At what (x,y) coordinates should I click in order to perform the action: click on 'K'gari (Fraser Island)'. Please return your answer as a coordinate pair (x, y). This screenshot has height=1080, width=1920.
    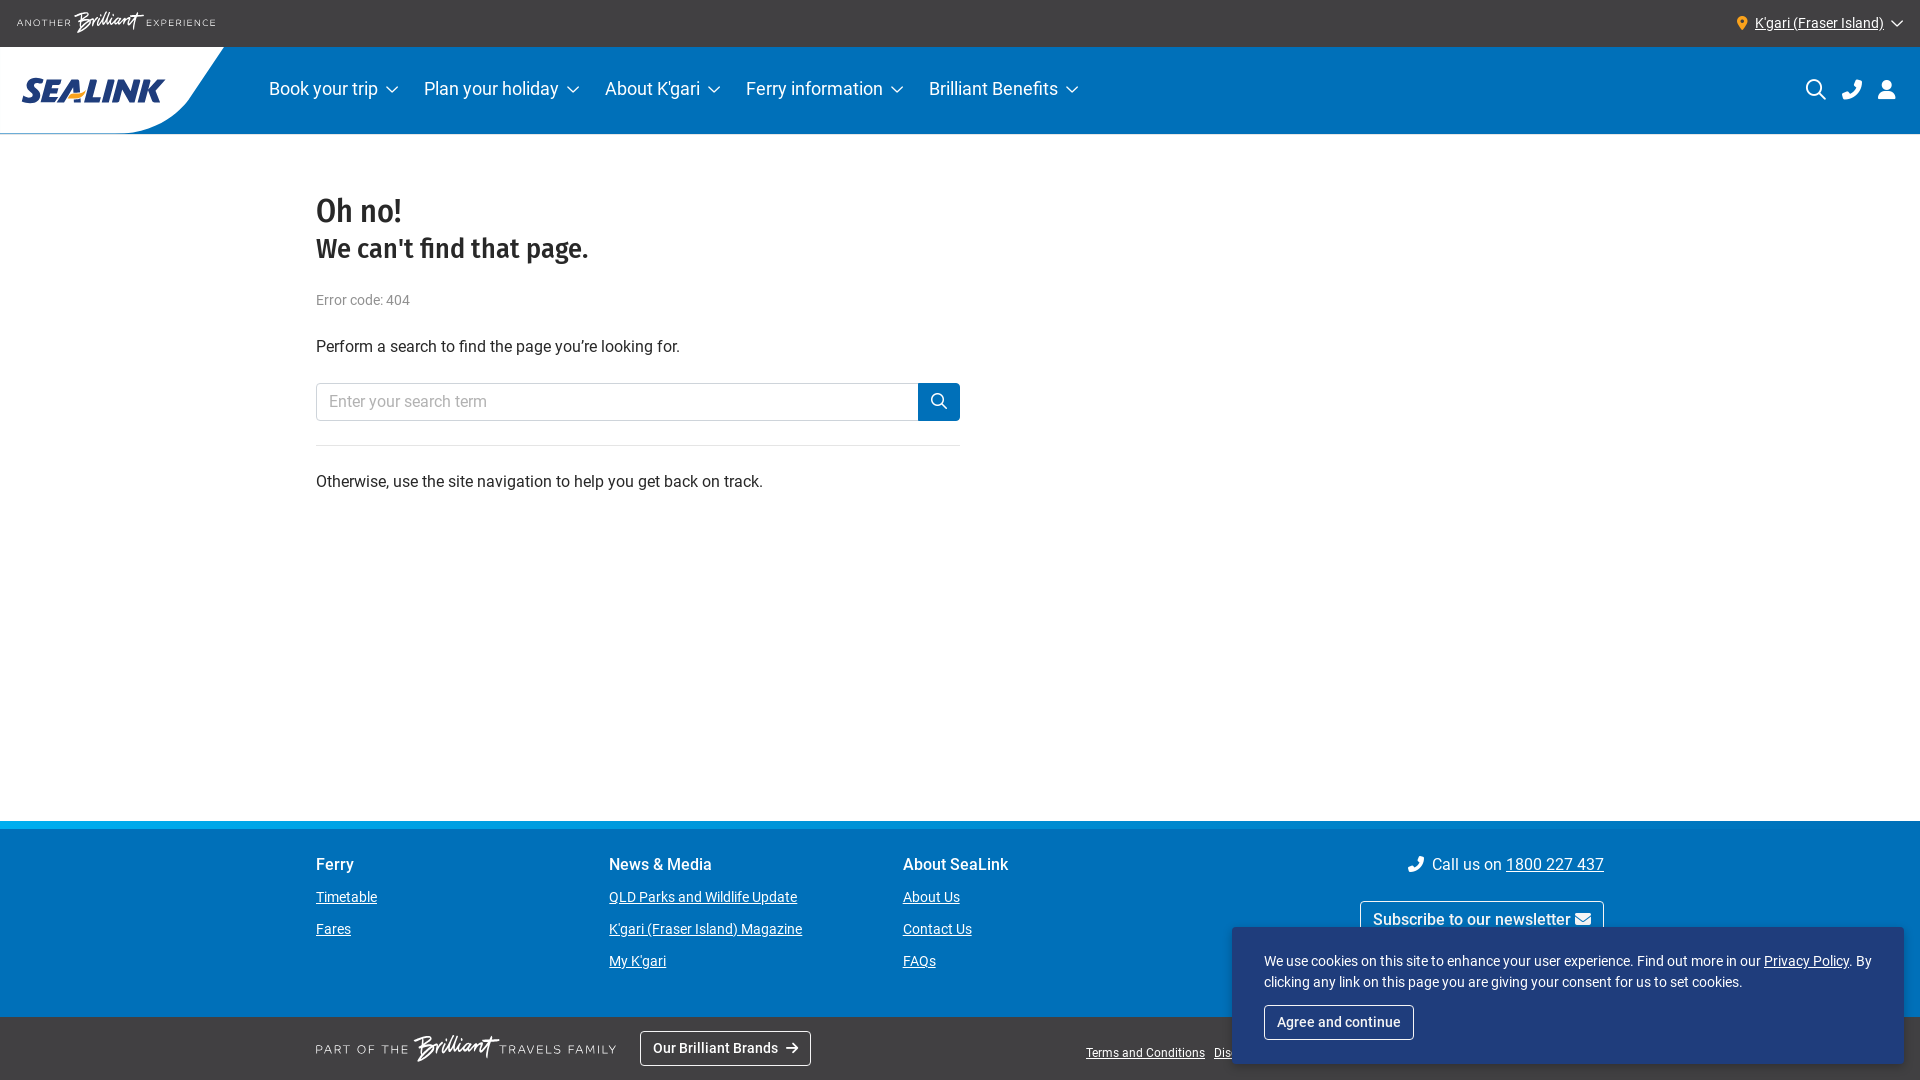
    Looking at the image, I should click on (1815, 23).